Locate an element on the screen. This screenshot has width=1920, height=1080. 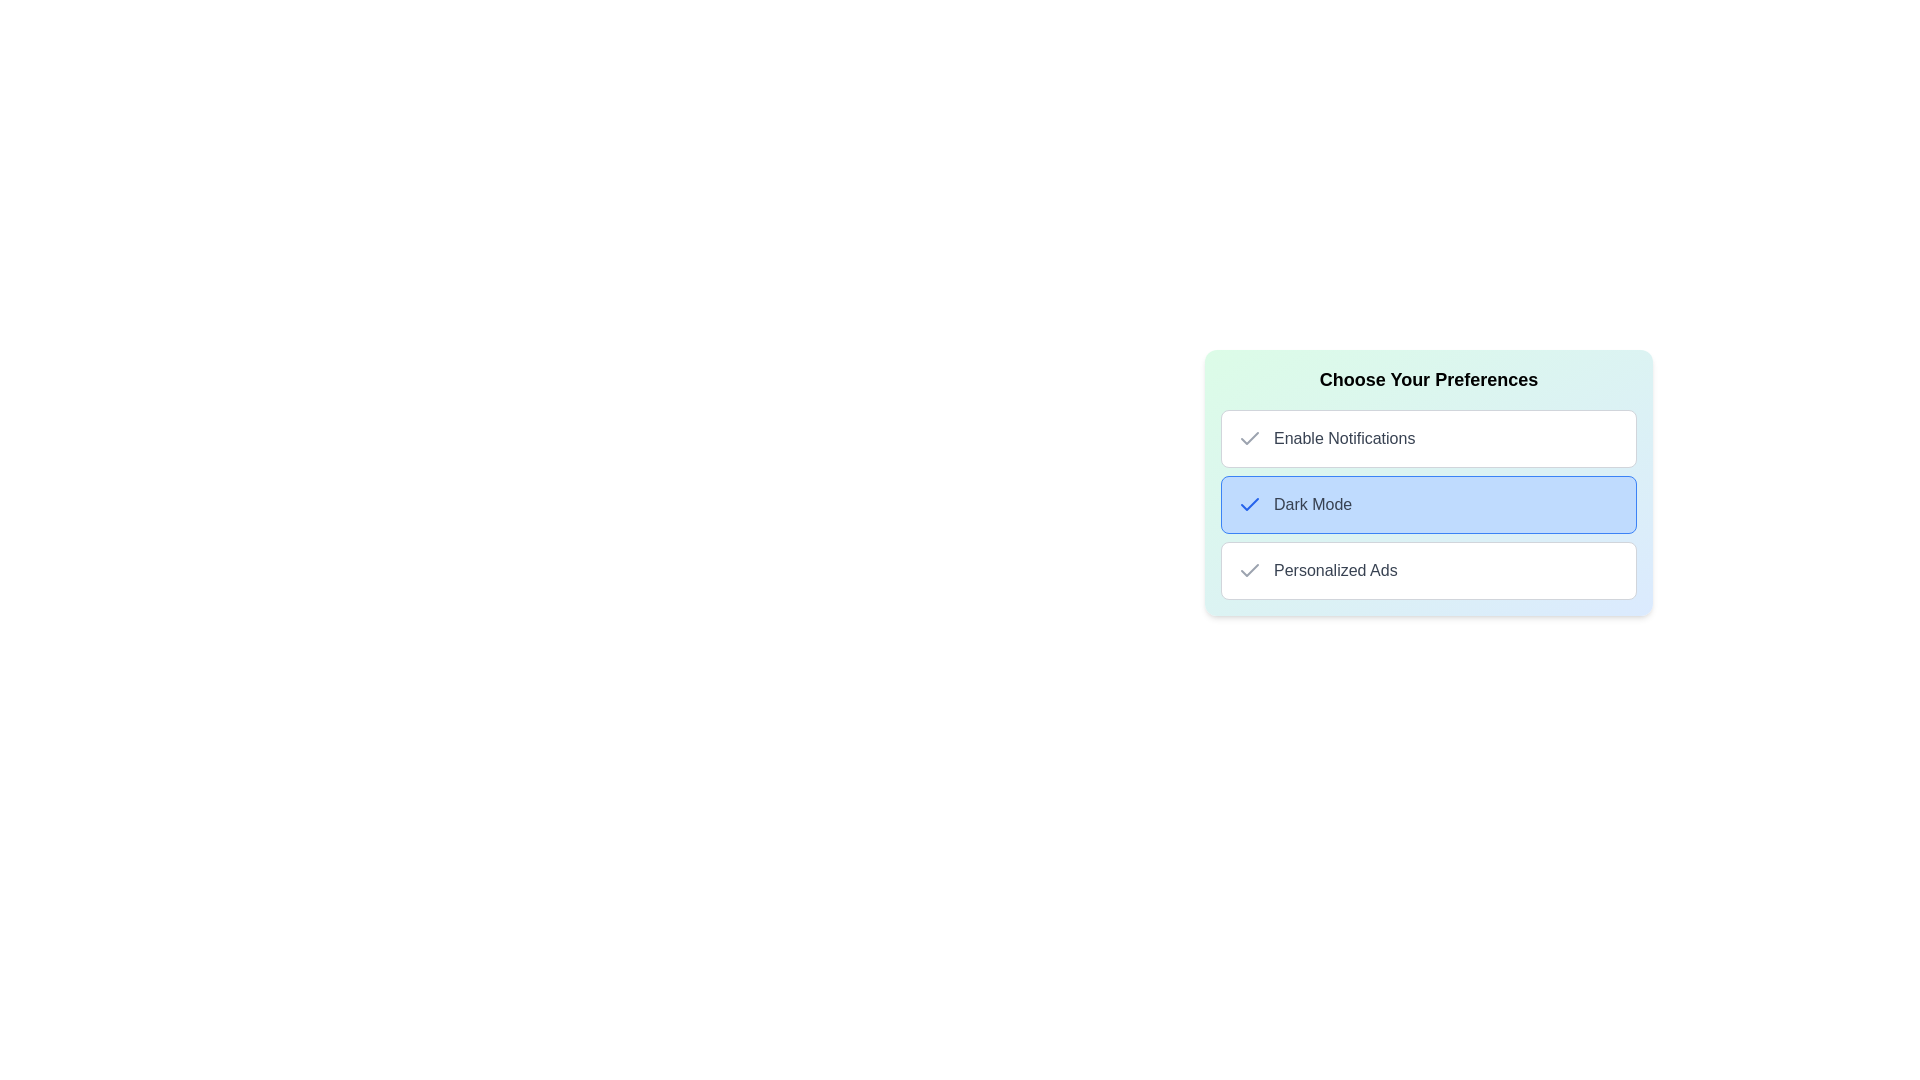
the second selectable option in the preferences list is located at coordinates (1428, 512).